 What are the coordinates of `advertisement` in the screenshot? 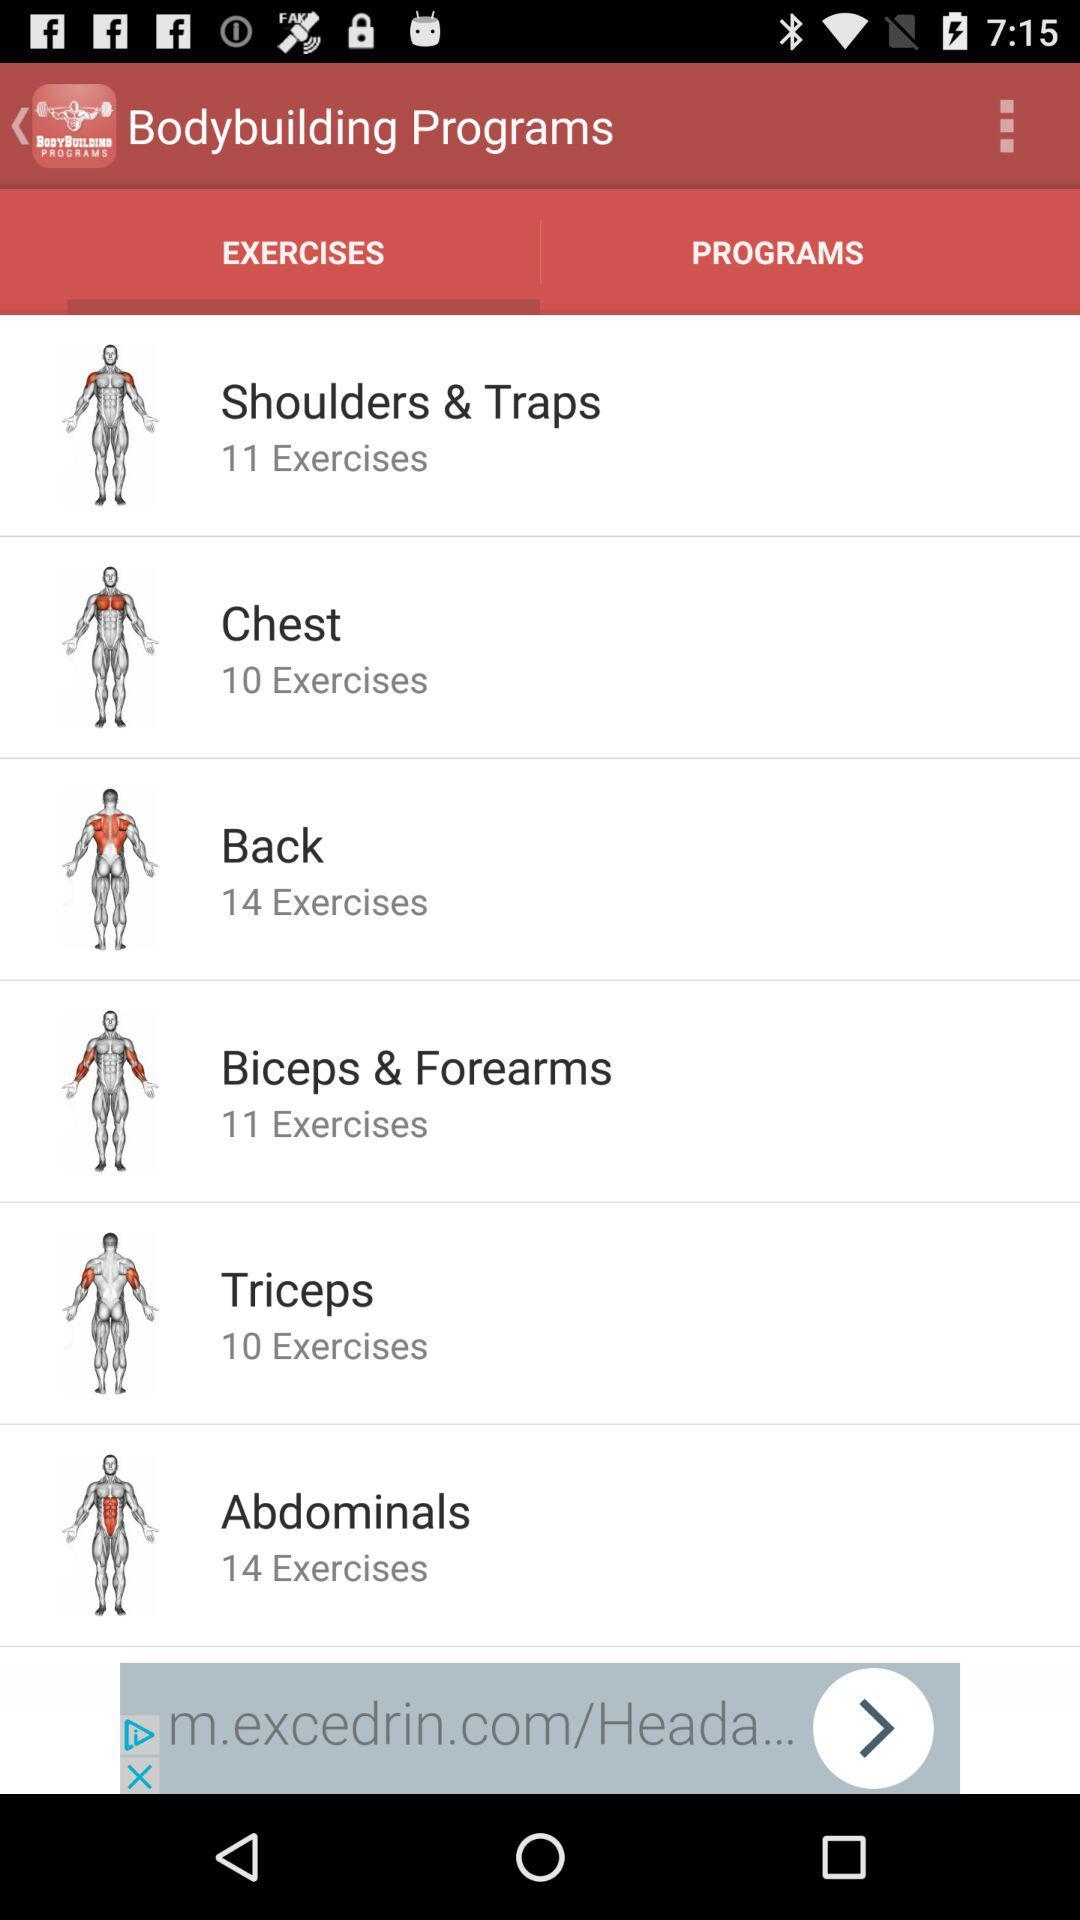 It's located at (540, 1727).